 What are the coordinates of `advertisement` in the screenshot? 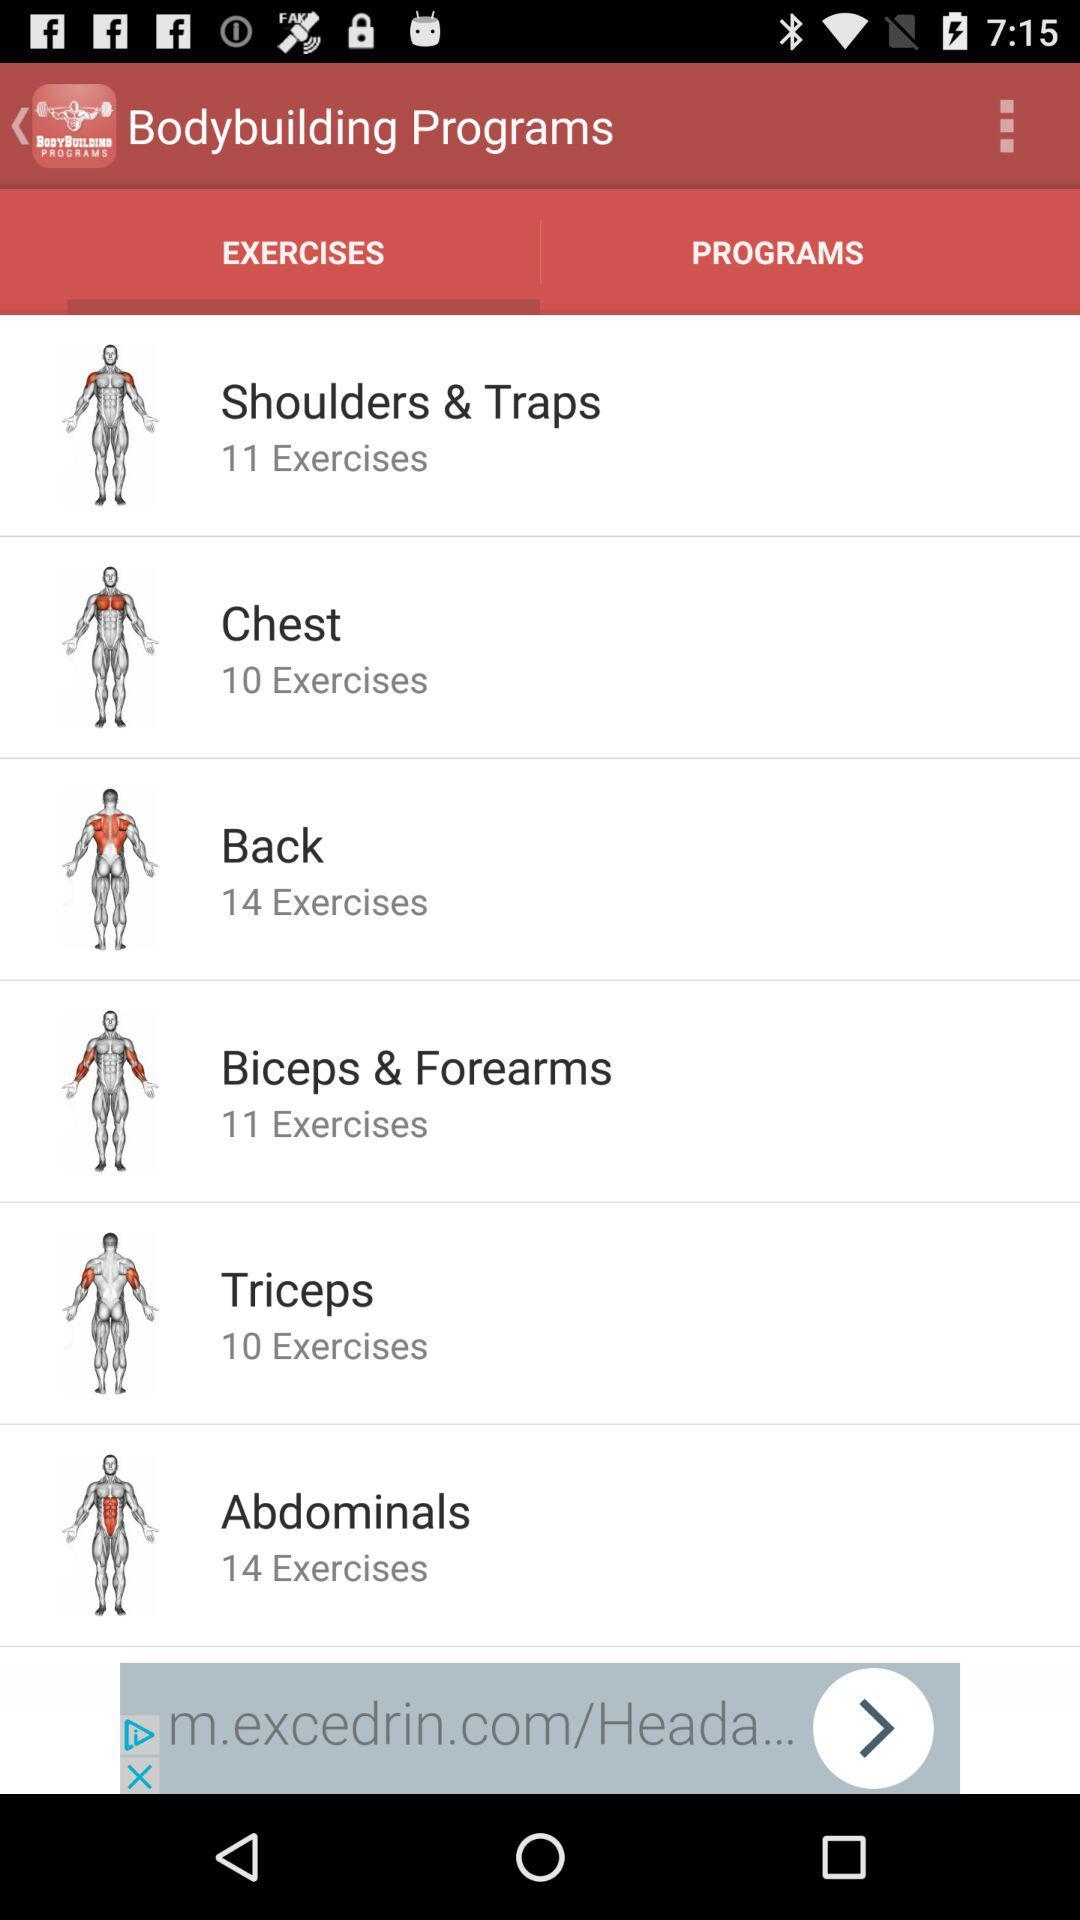 It's located at (540, 1727).